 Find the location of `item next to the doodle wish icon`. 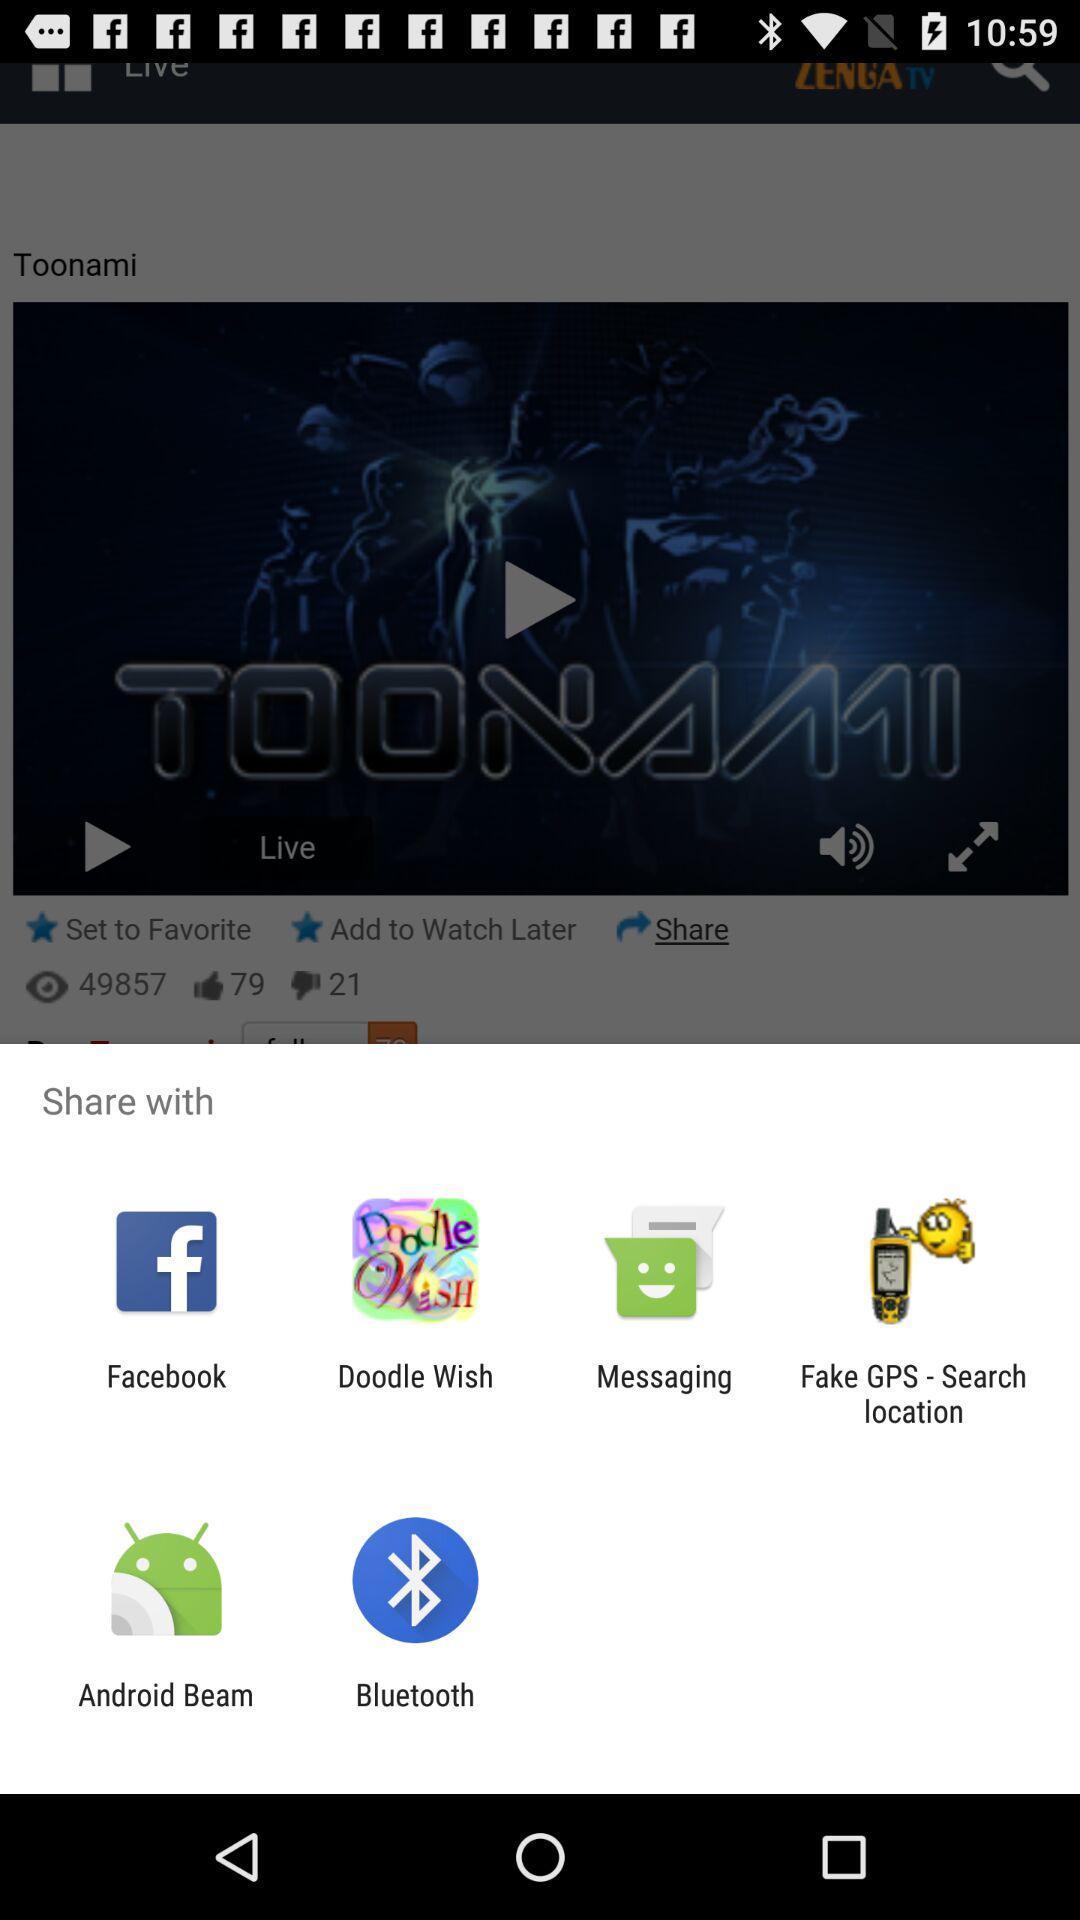

item next to the doodle wish icon is located at coordinates (165, 1392).